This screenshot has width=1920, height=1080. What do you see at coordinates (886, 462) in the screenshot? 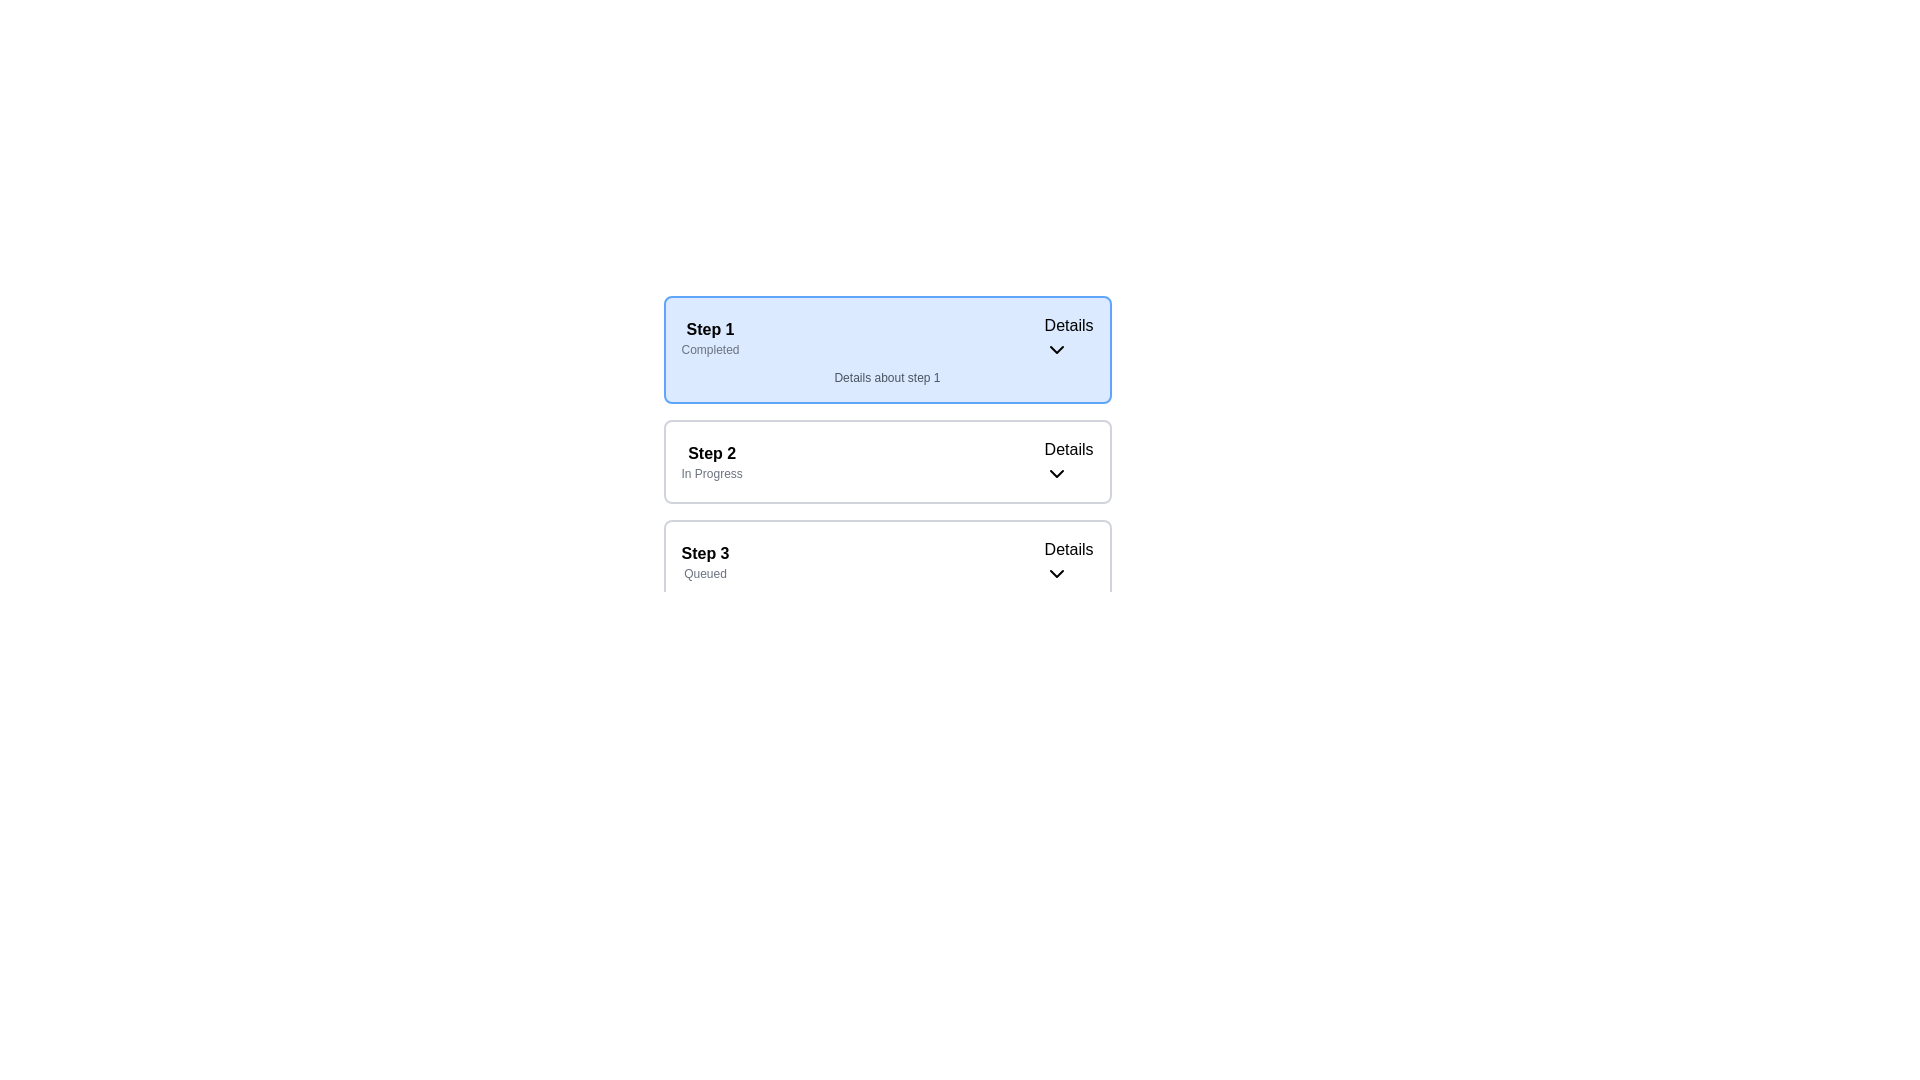
I see `the Interactive card or step indicator representing the second step in the sequence, which is currently 'In Progress,'` at bounding box center [886, 462].